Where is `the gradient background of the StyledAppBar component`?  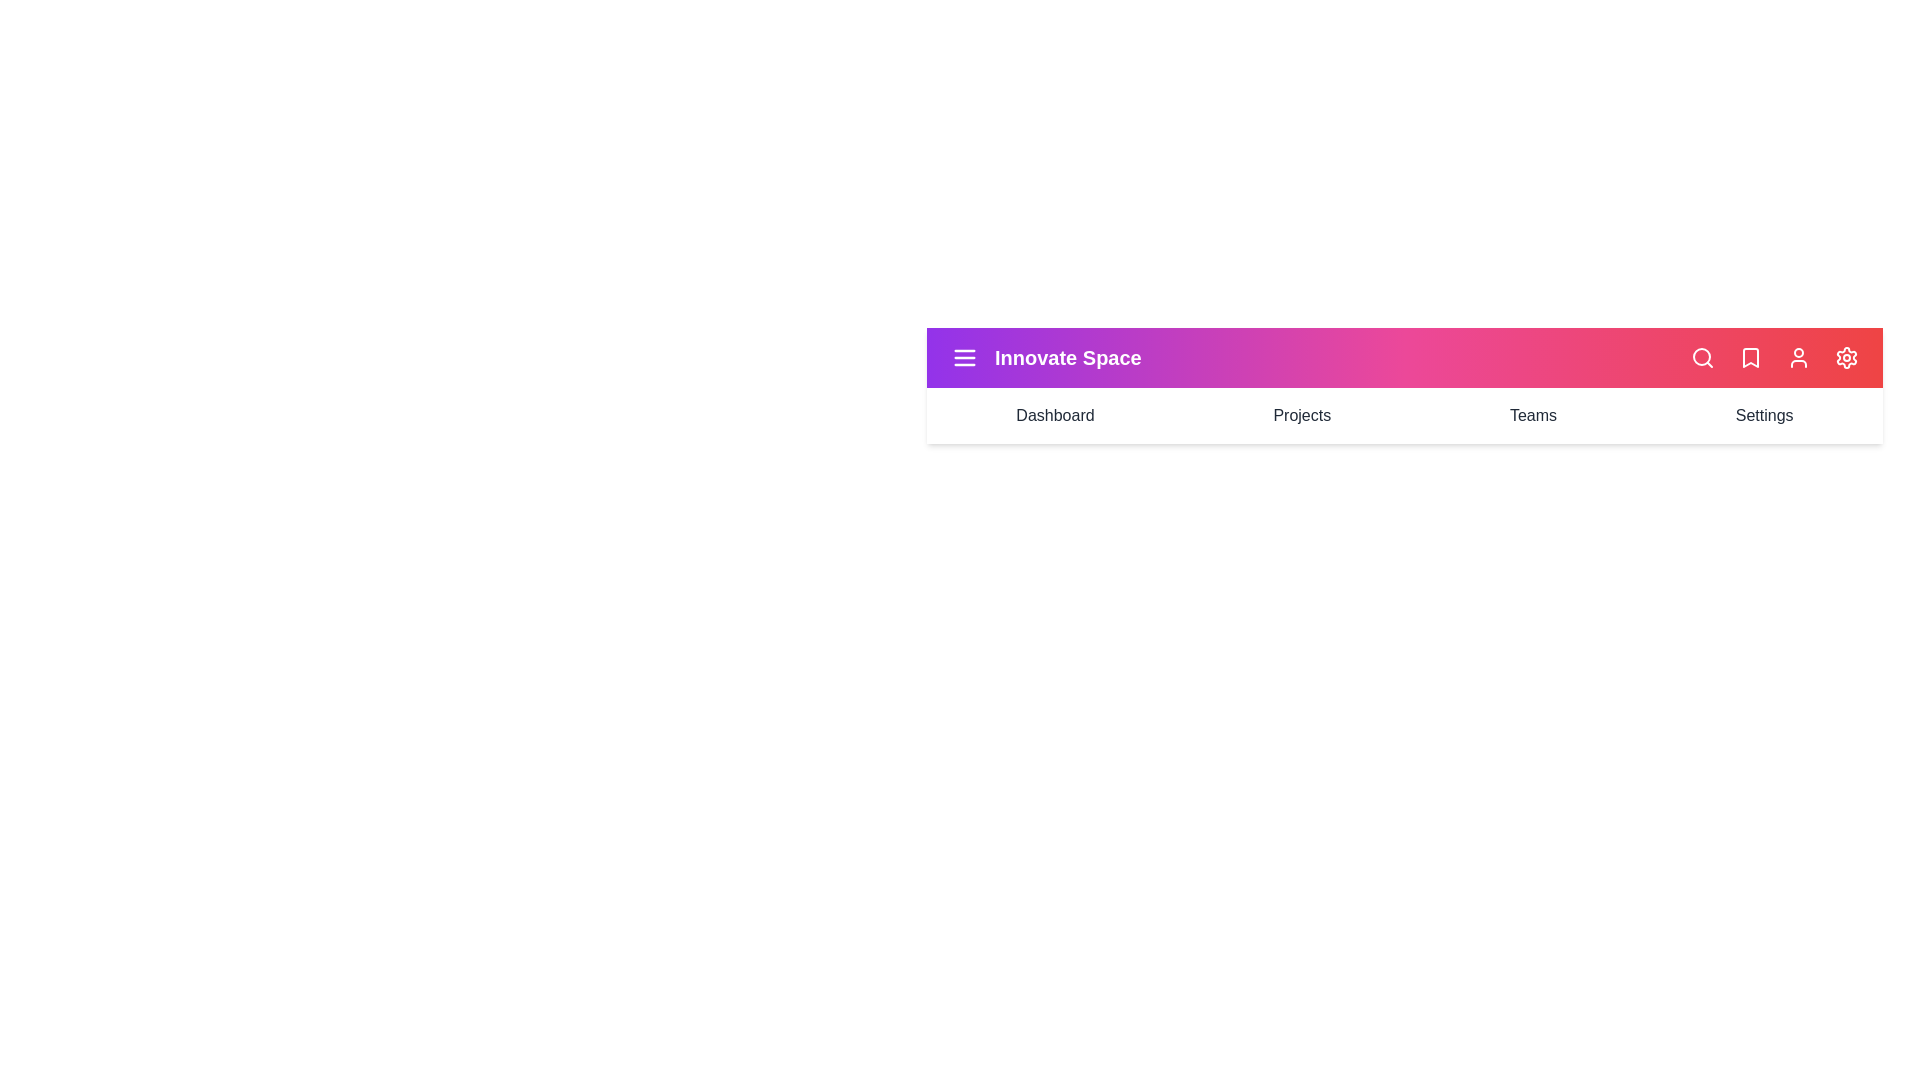 the gradient background of the StyledAppBar component is located at coordinates (1404, 385).